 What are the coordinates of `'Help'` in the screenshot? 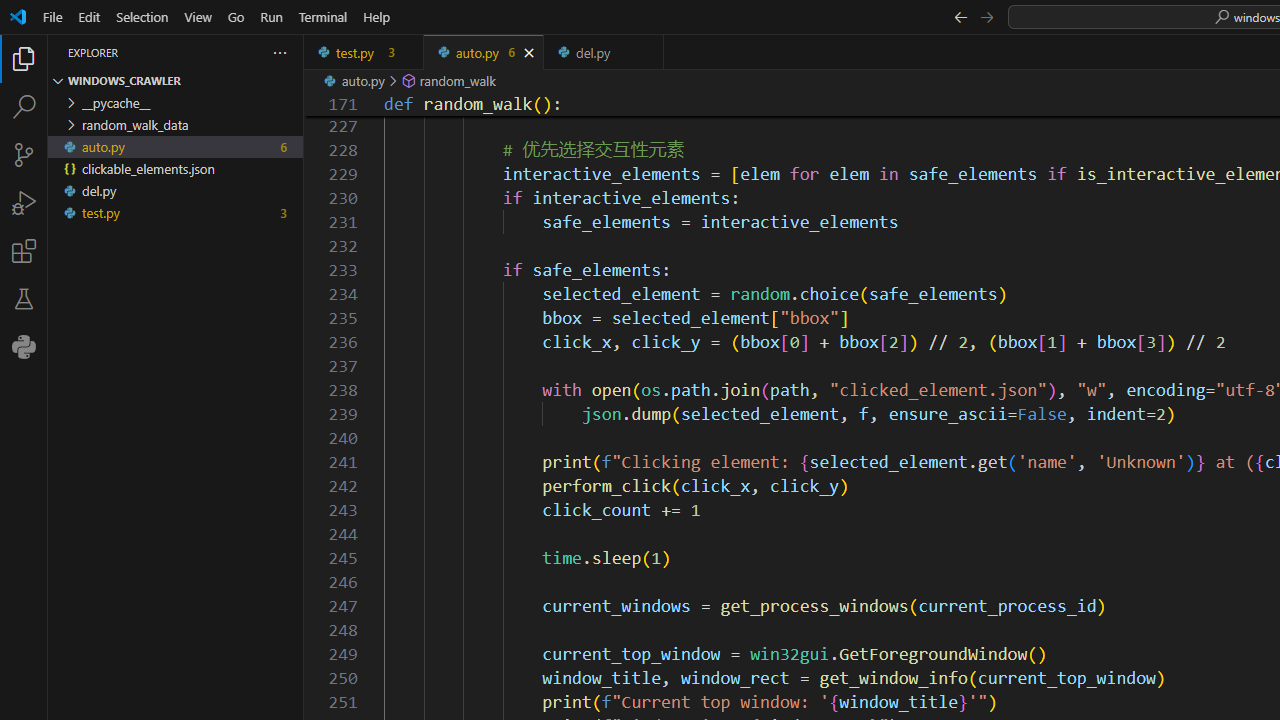 It's located at (376, 16).